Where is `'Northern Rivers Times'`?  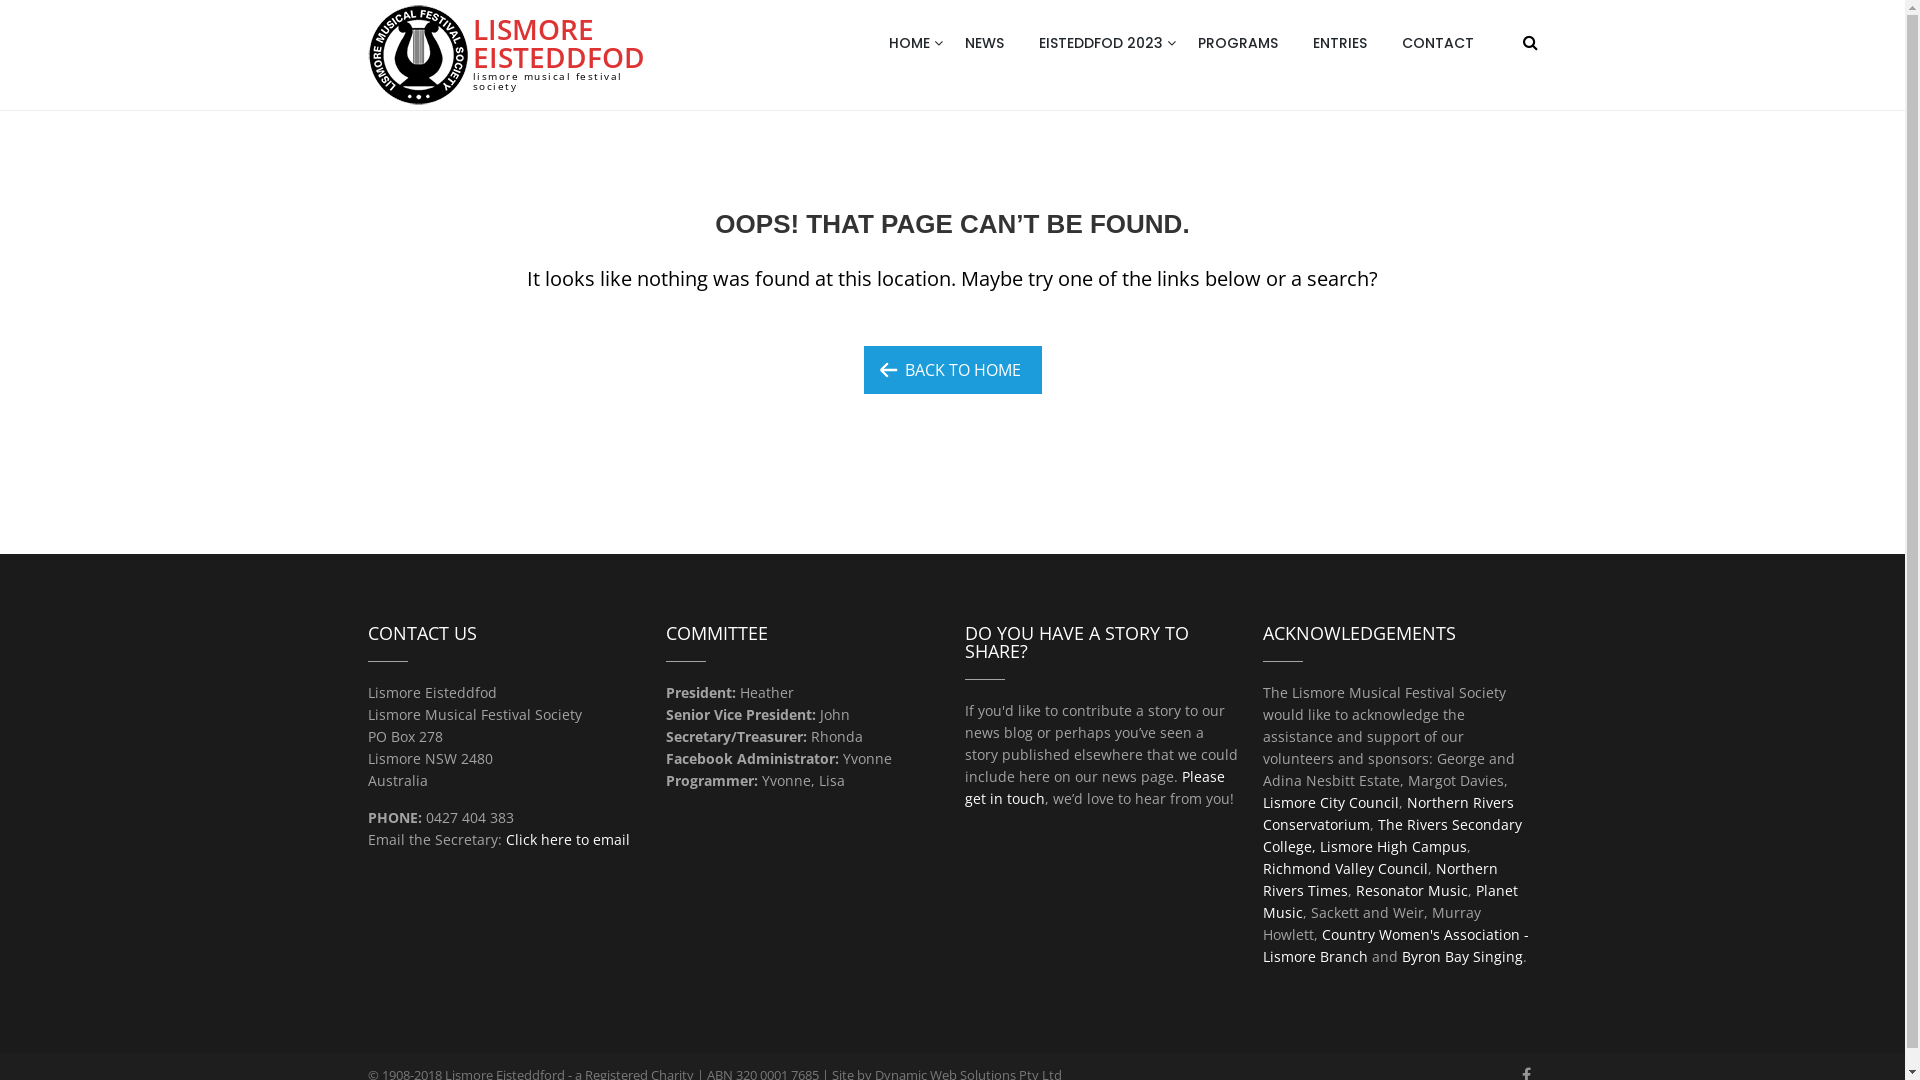
'Northern Rivers Times' is located at coordinates (1379, 878).